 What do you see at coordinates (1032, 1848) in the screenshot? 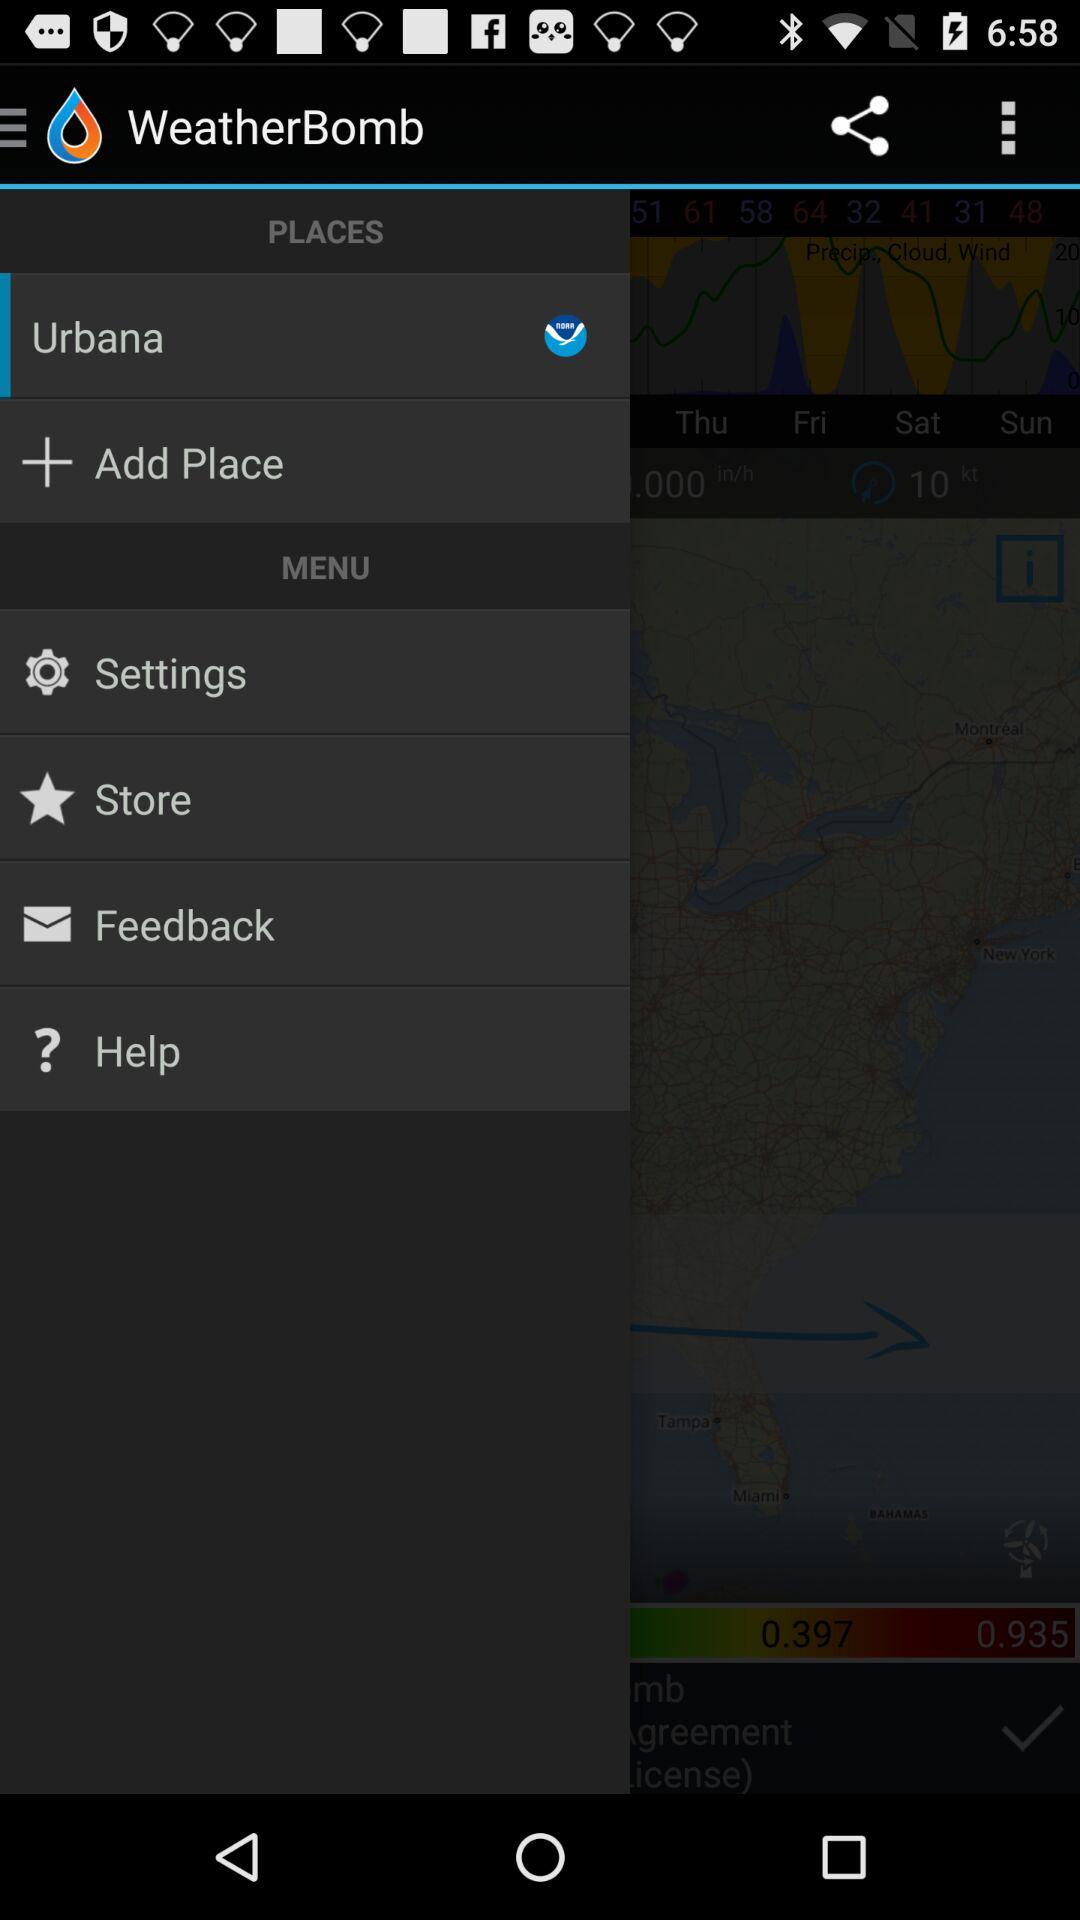
I see `the check icon` at bounding box center [1032, 1848].